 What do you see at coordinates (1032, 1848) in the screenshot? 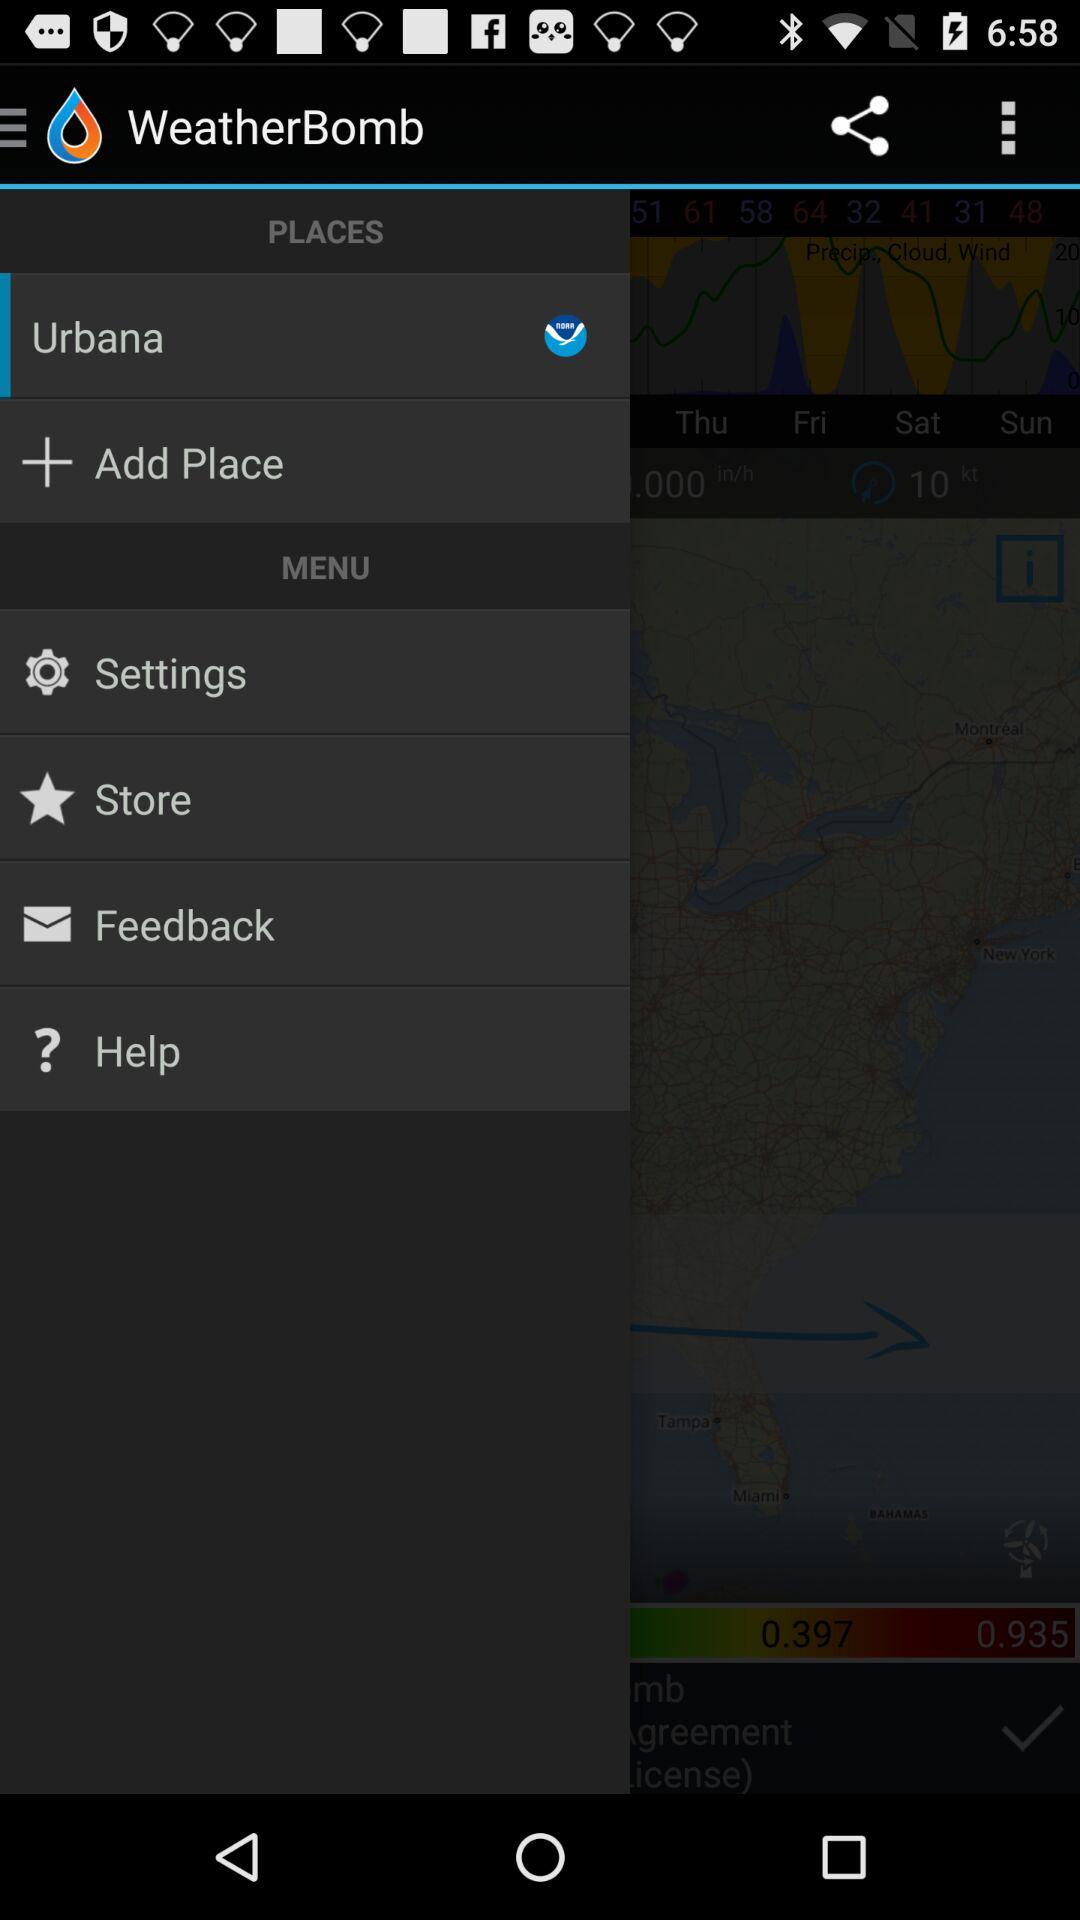
I see `the check icon` at bounding box center [1032, 1848].